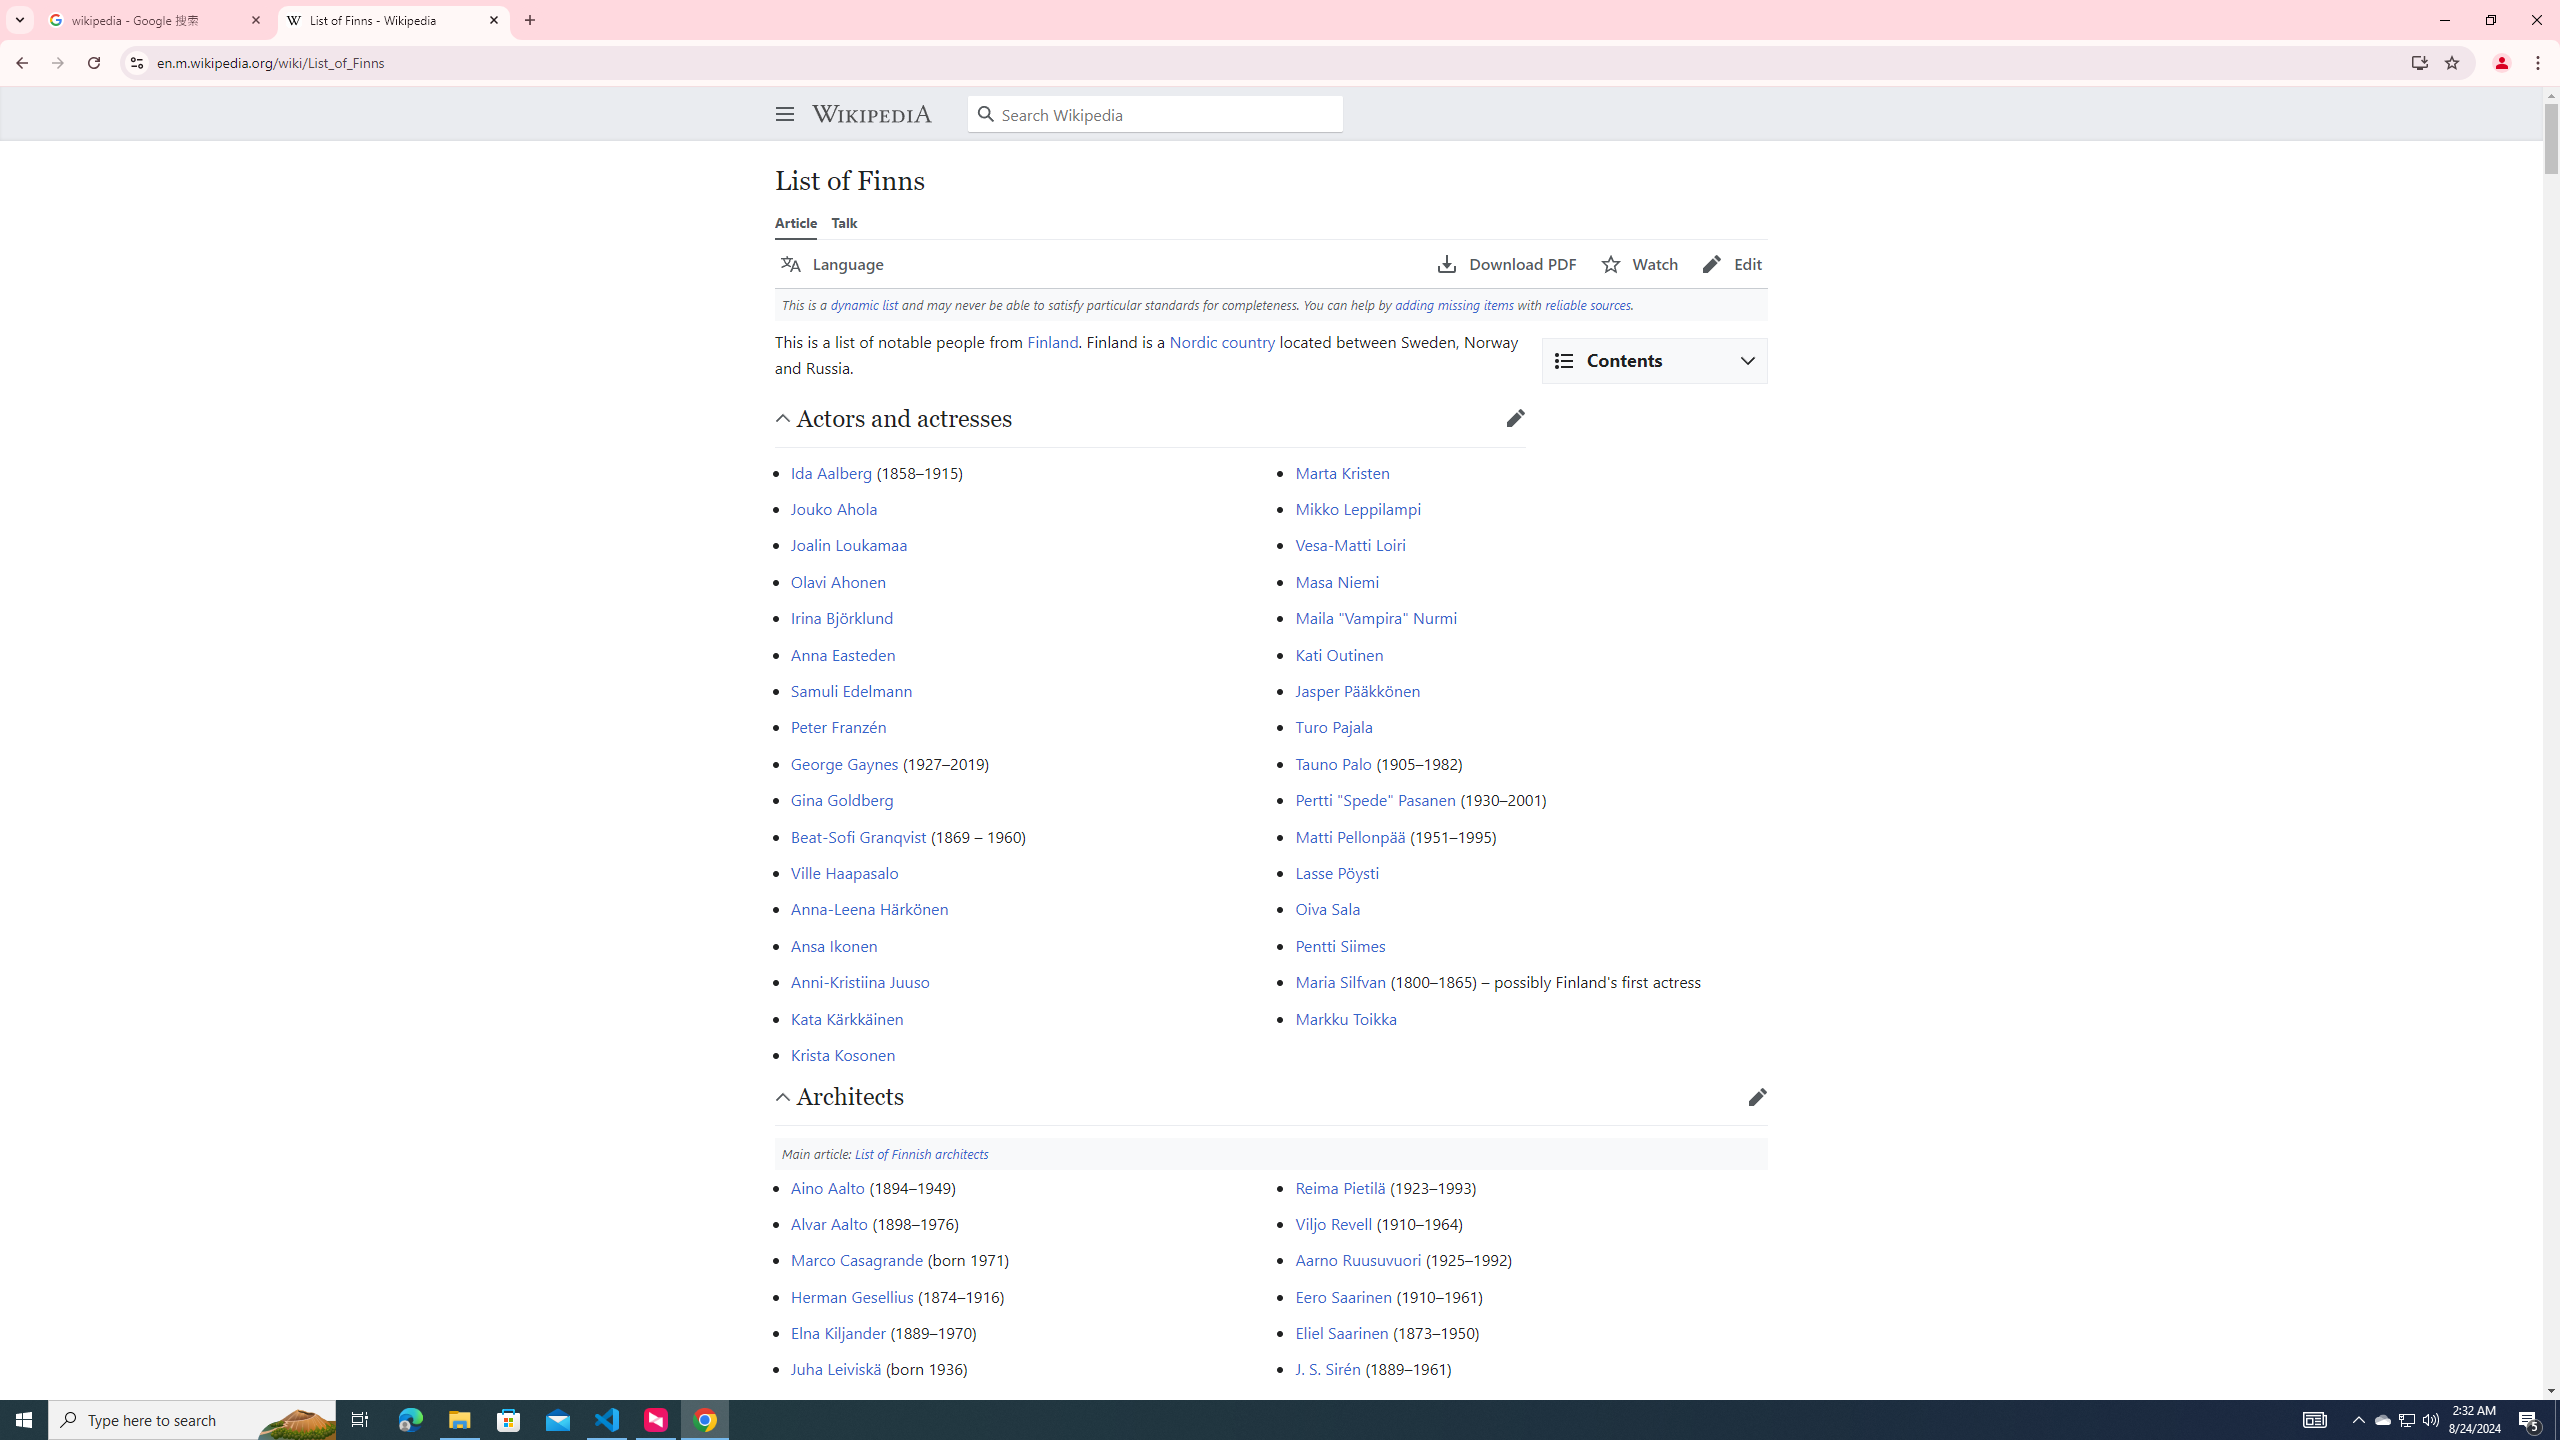  Describe the element at coordinates (851, 689) in the screenshot. I see `'Samuli Edelmann'` at that location.